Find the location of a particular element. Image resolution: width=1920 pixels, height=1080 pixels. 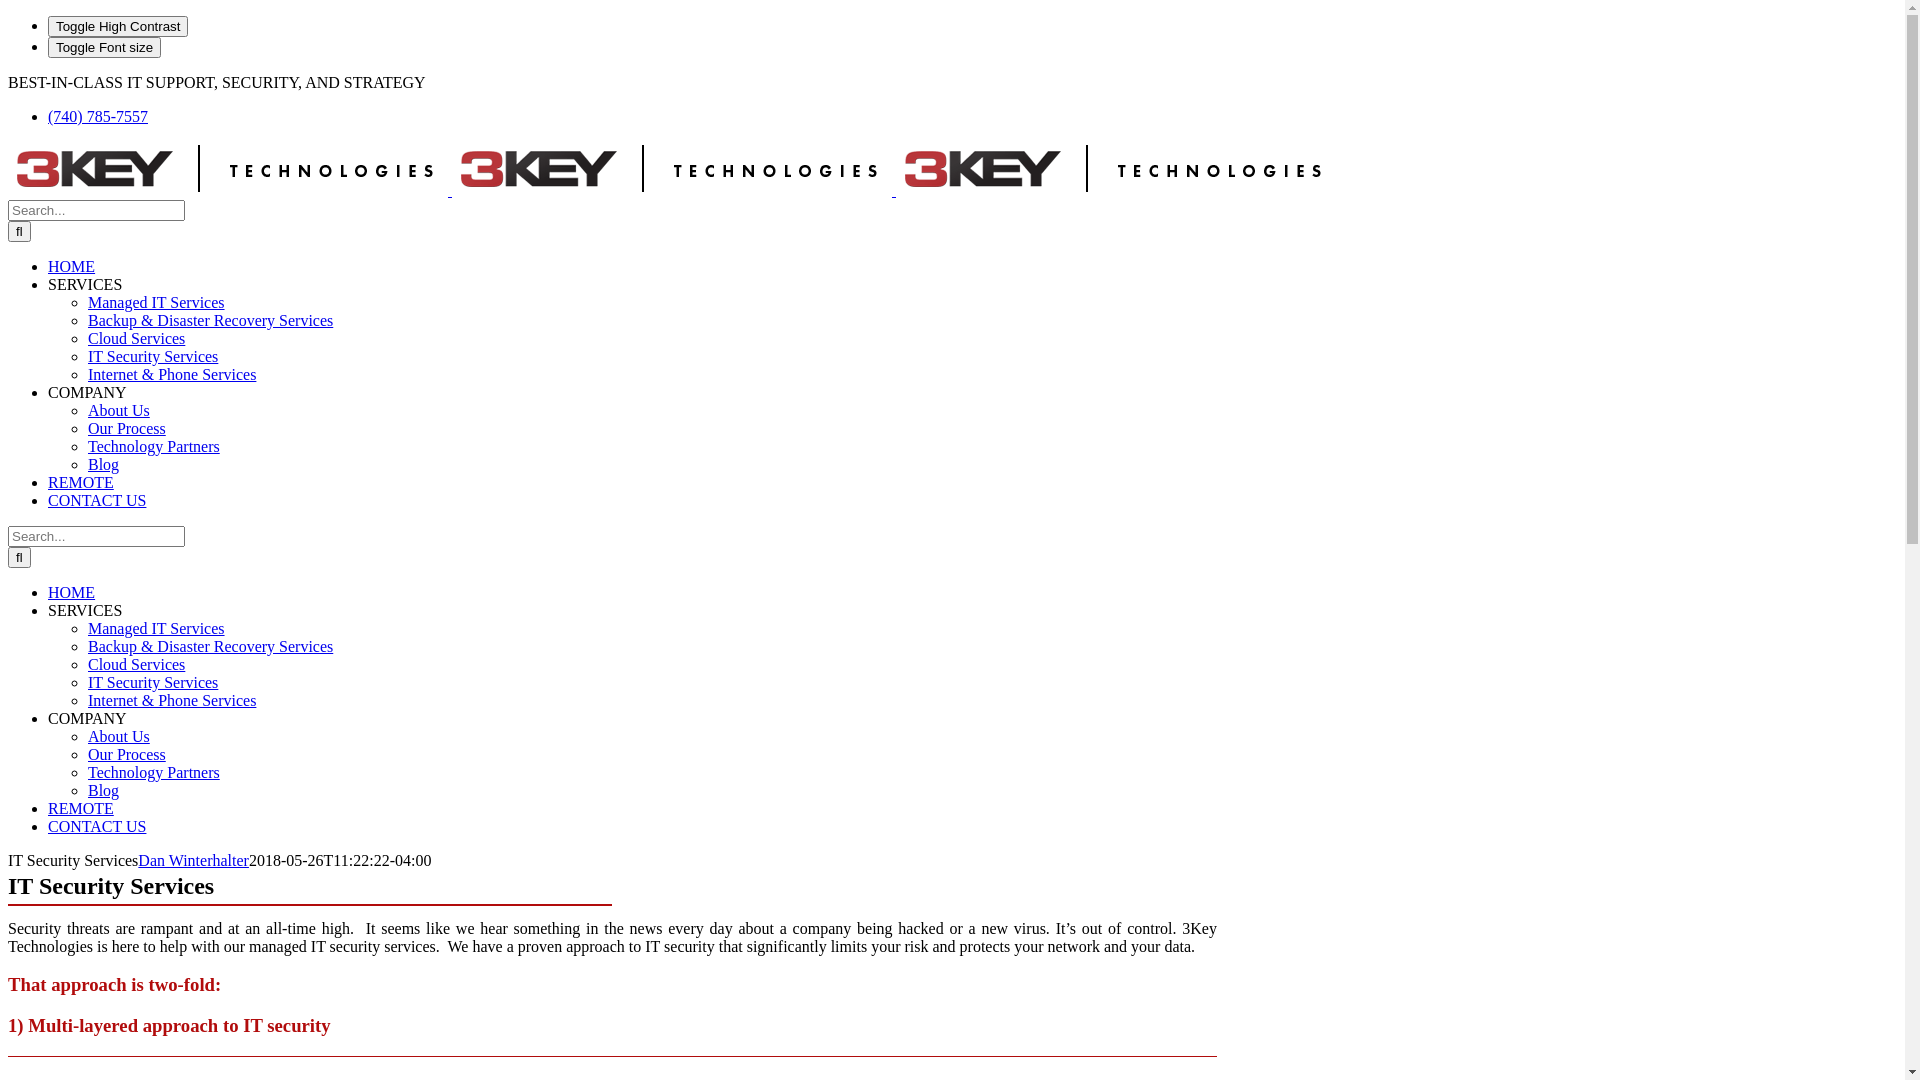

'Blog' is located at coordinates (102, 464).